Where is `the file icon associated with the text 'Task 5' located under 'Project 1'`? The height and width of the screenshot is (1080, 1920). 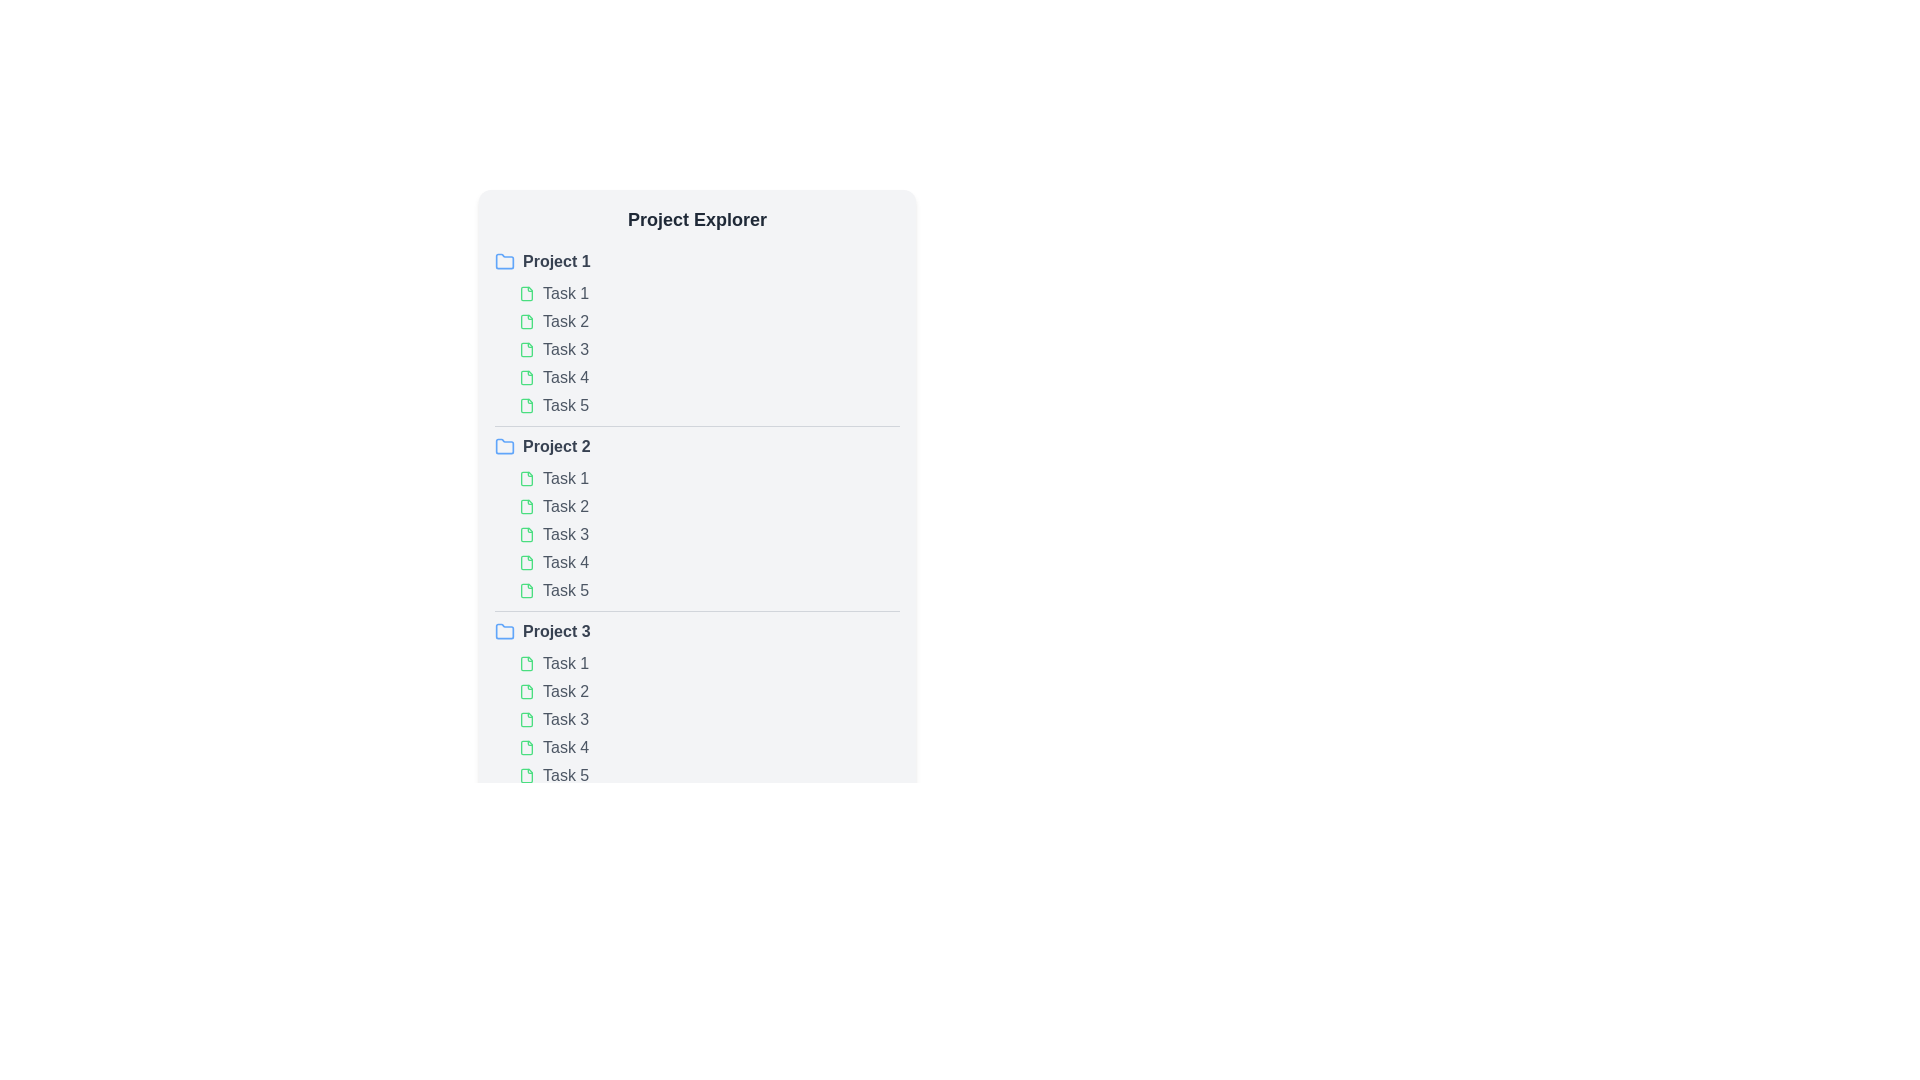
the file icon associated with the text 'Task 5' located under 'Project 1' is located at coordinates (527, 405).